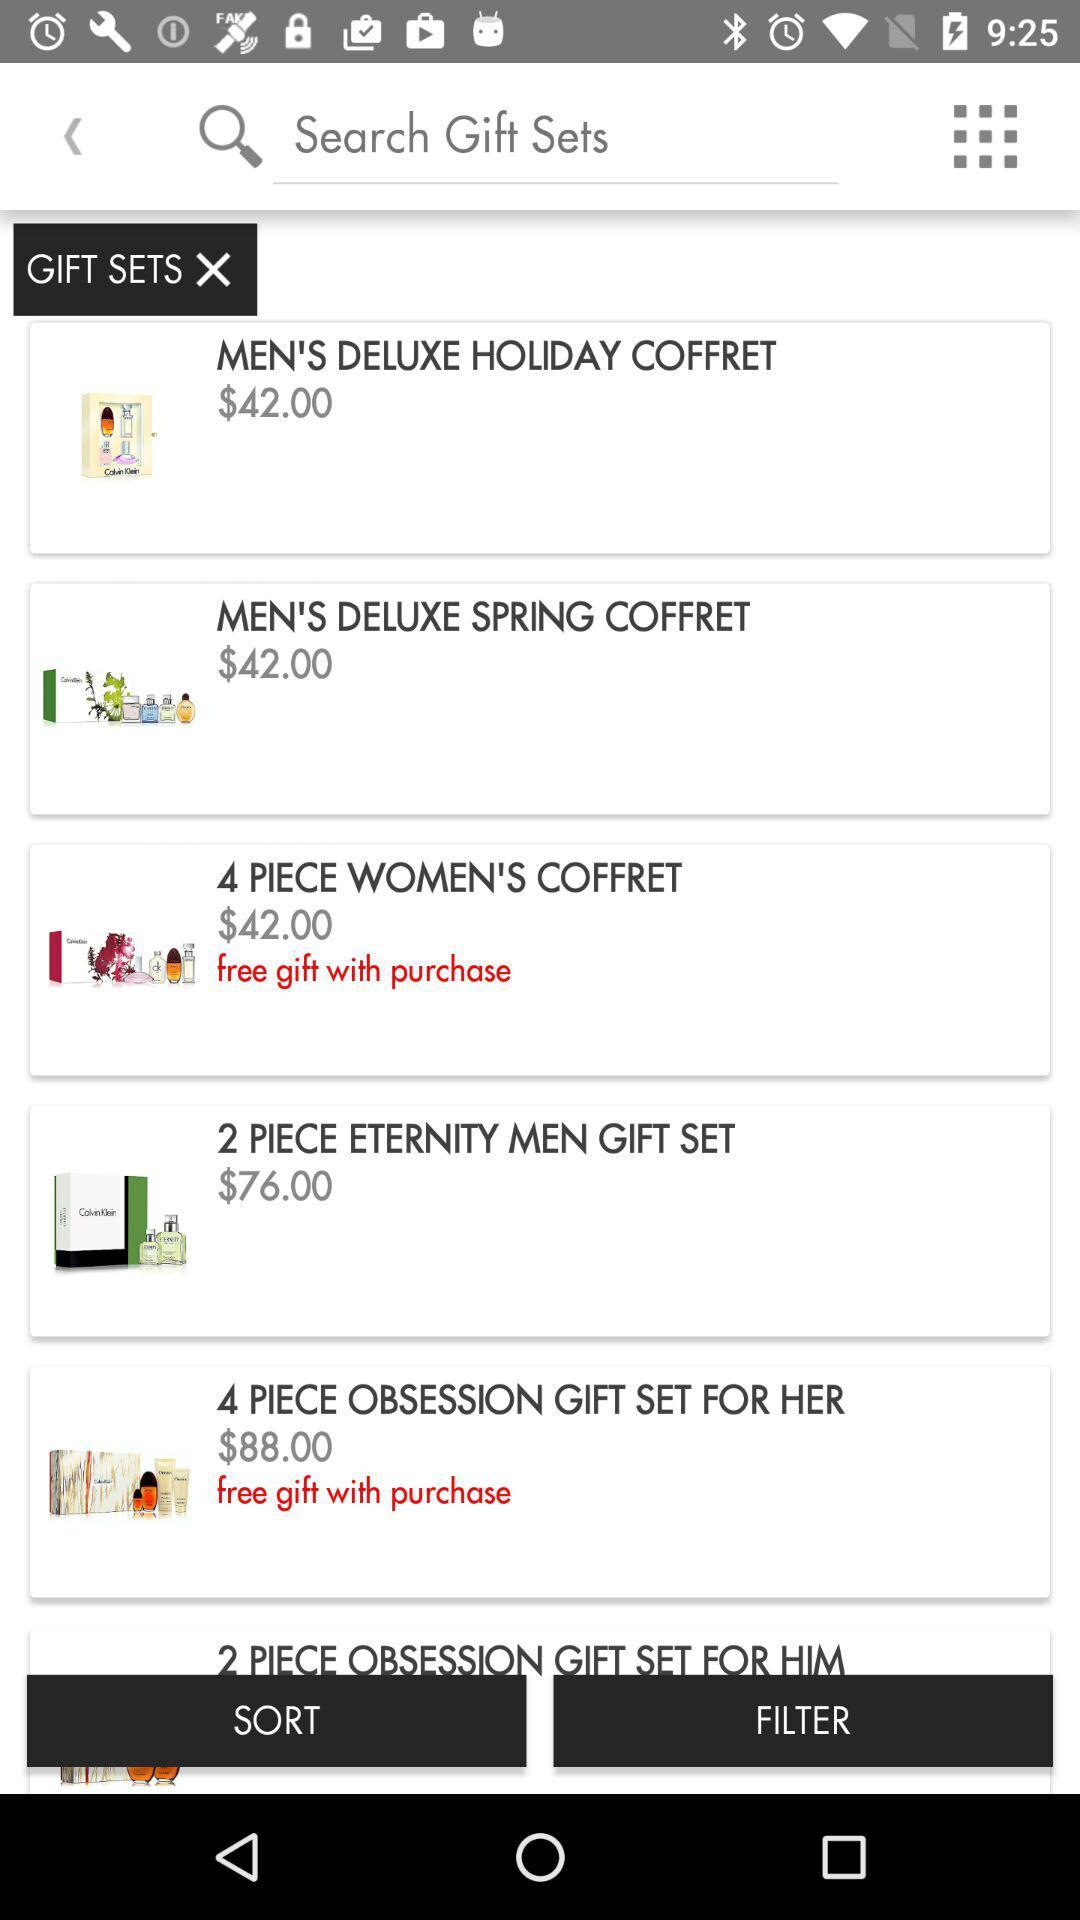 The width and height of the screenshot is (1080, 1920). I want to click on the sort item, so click(276, 1719).